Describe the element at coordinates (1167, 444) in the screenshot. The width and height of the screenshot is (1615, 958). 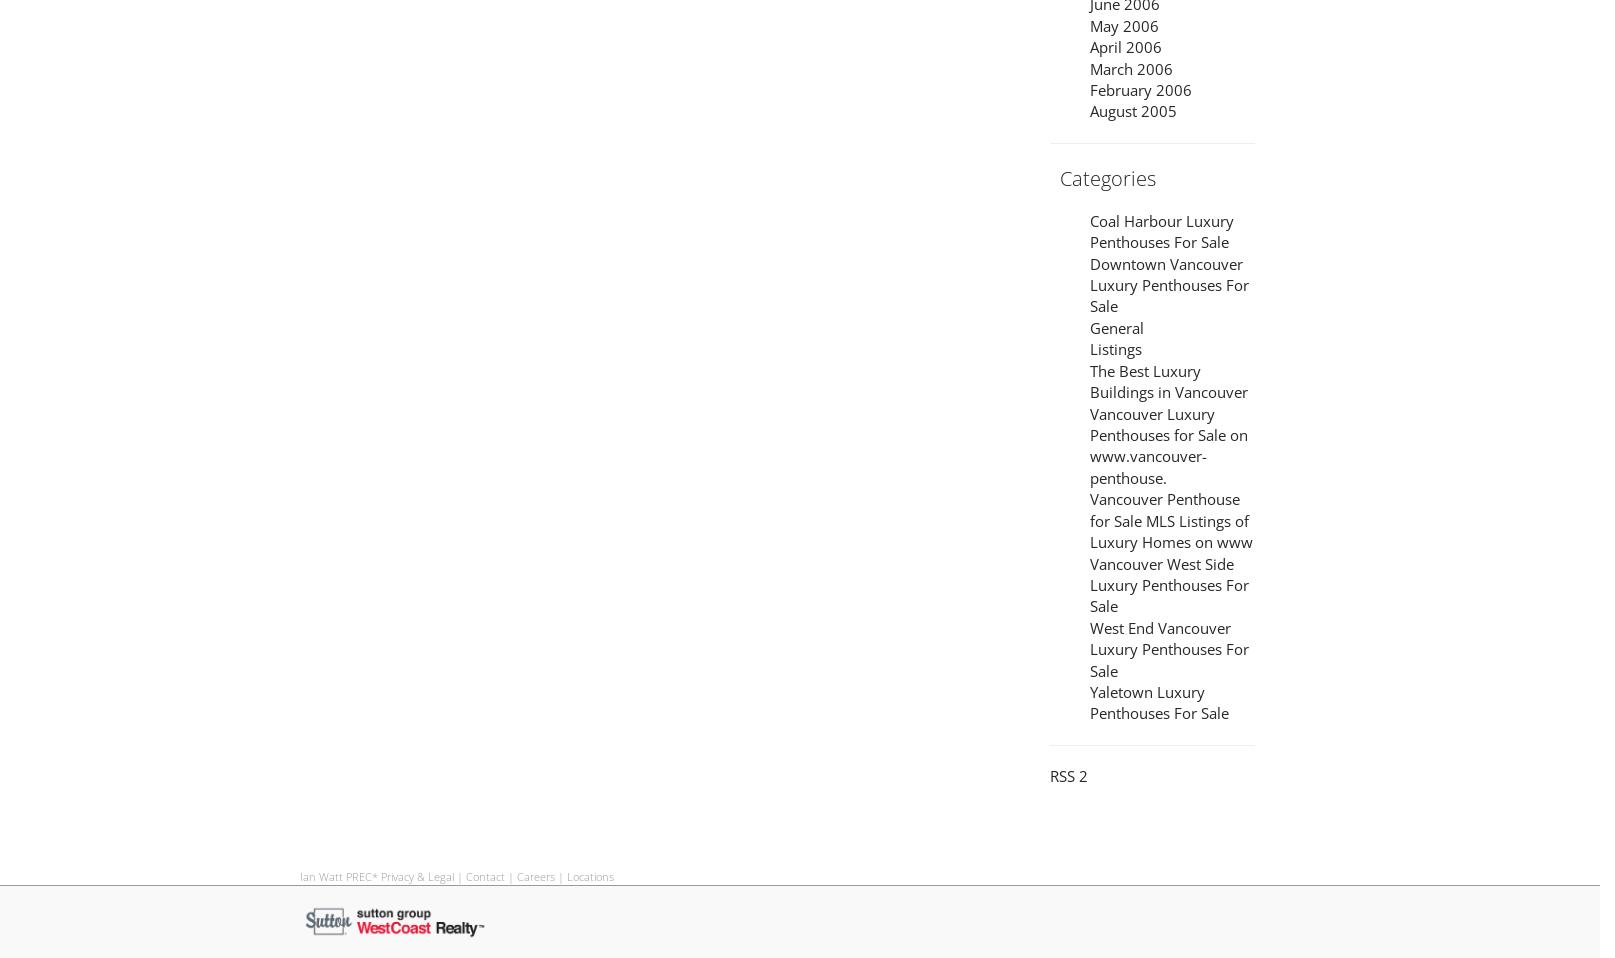
I see `'Vancouver Luxury Penthouses for Sale on www.vancouver-penthouse.'` at that location.